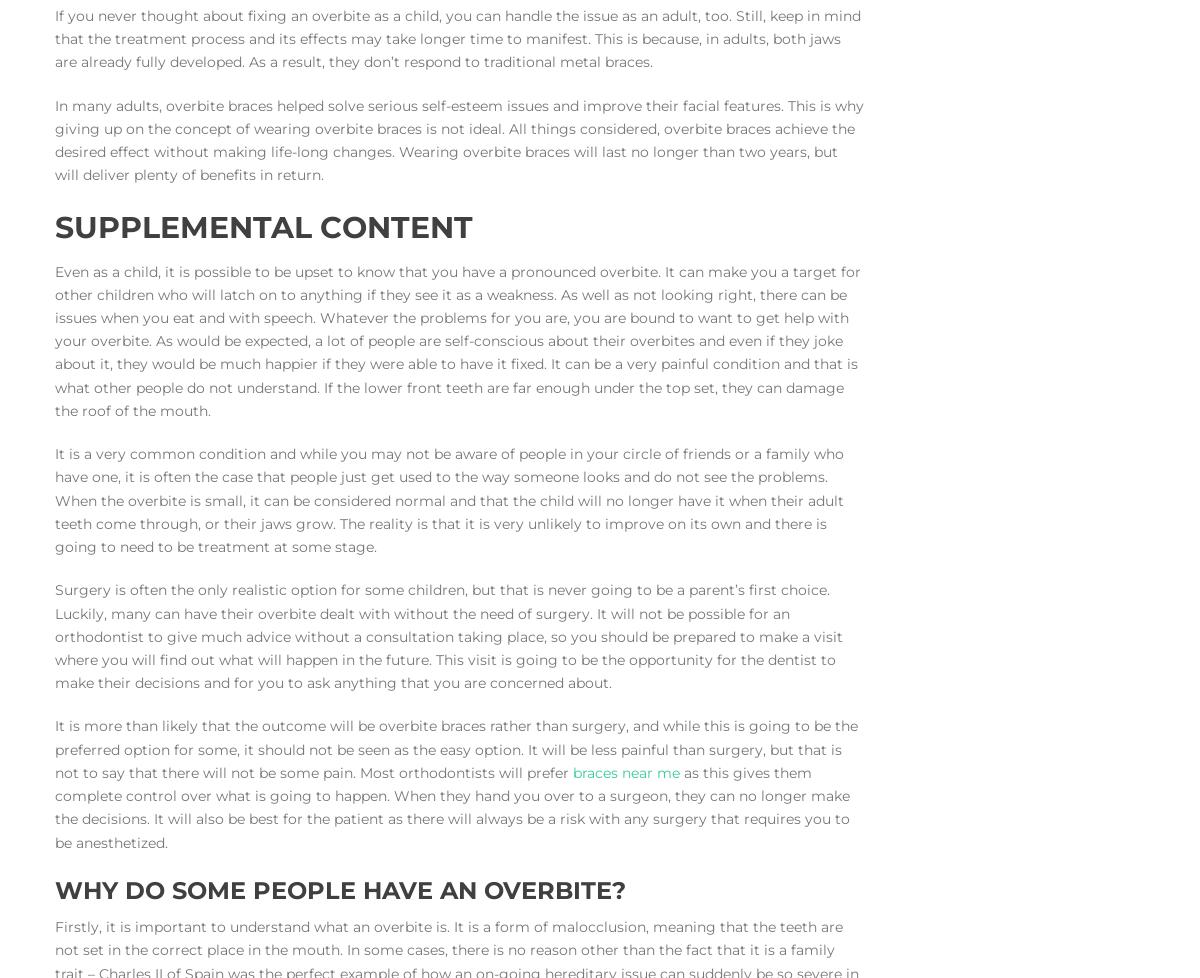 The height and width of the screenshot is (978, 1200). Describe the element at coordinates (458, 139) in the screenshot. I see `'In many adults, overbite braces helped solve serious self-esteem issues and improve their facial features. This is why giving up on the concept of wearing overbite braces is not ideal. All things considered, overbite braces achieve the desired effect without making life-long changes. Wearing overbite braces will last no longer than two years, but will deliver plenty of benefits in return.'` at that location.